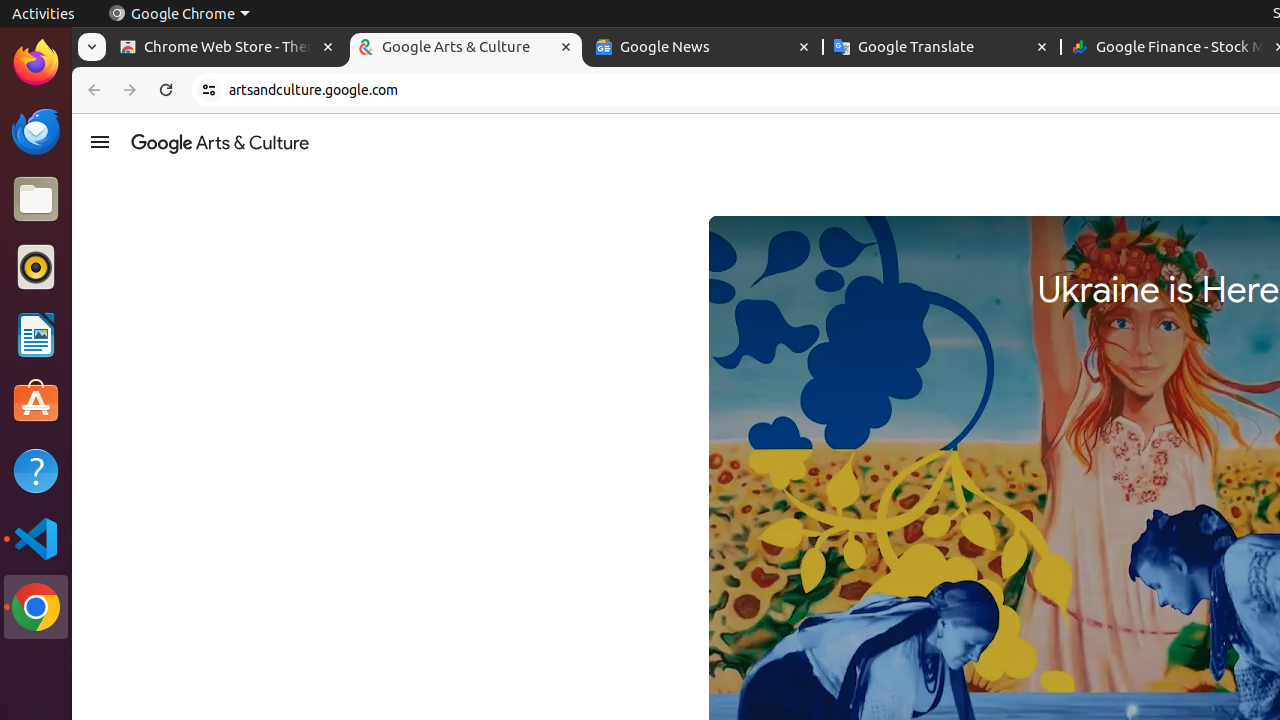 Image resolution: width=1280 pixels, height=720 pixels. What do you see at coordinates (98, 140) in the screenshot?
I see `'Menu'` at bounding box center [98, 140].